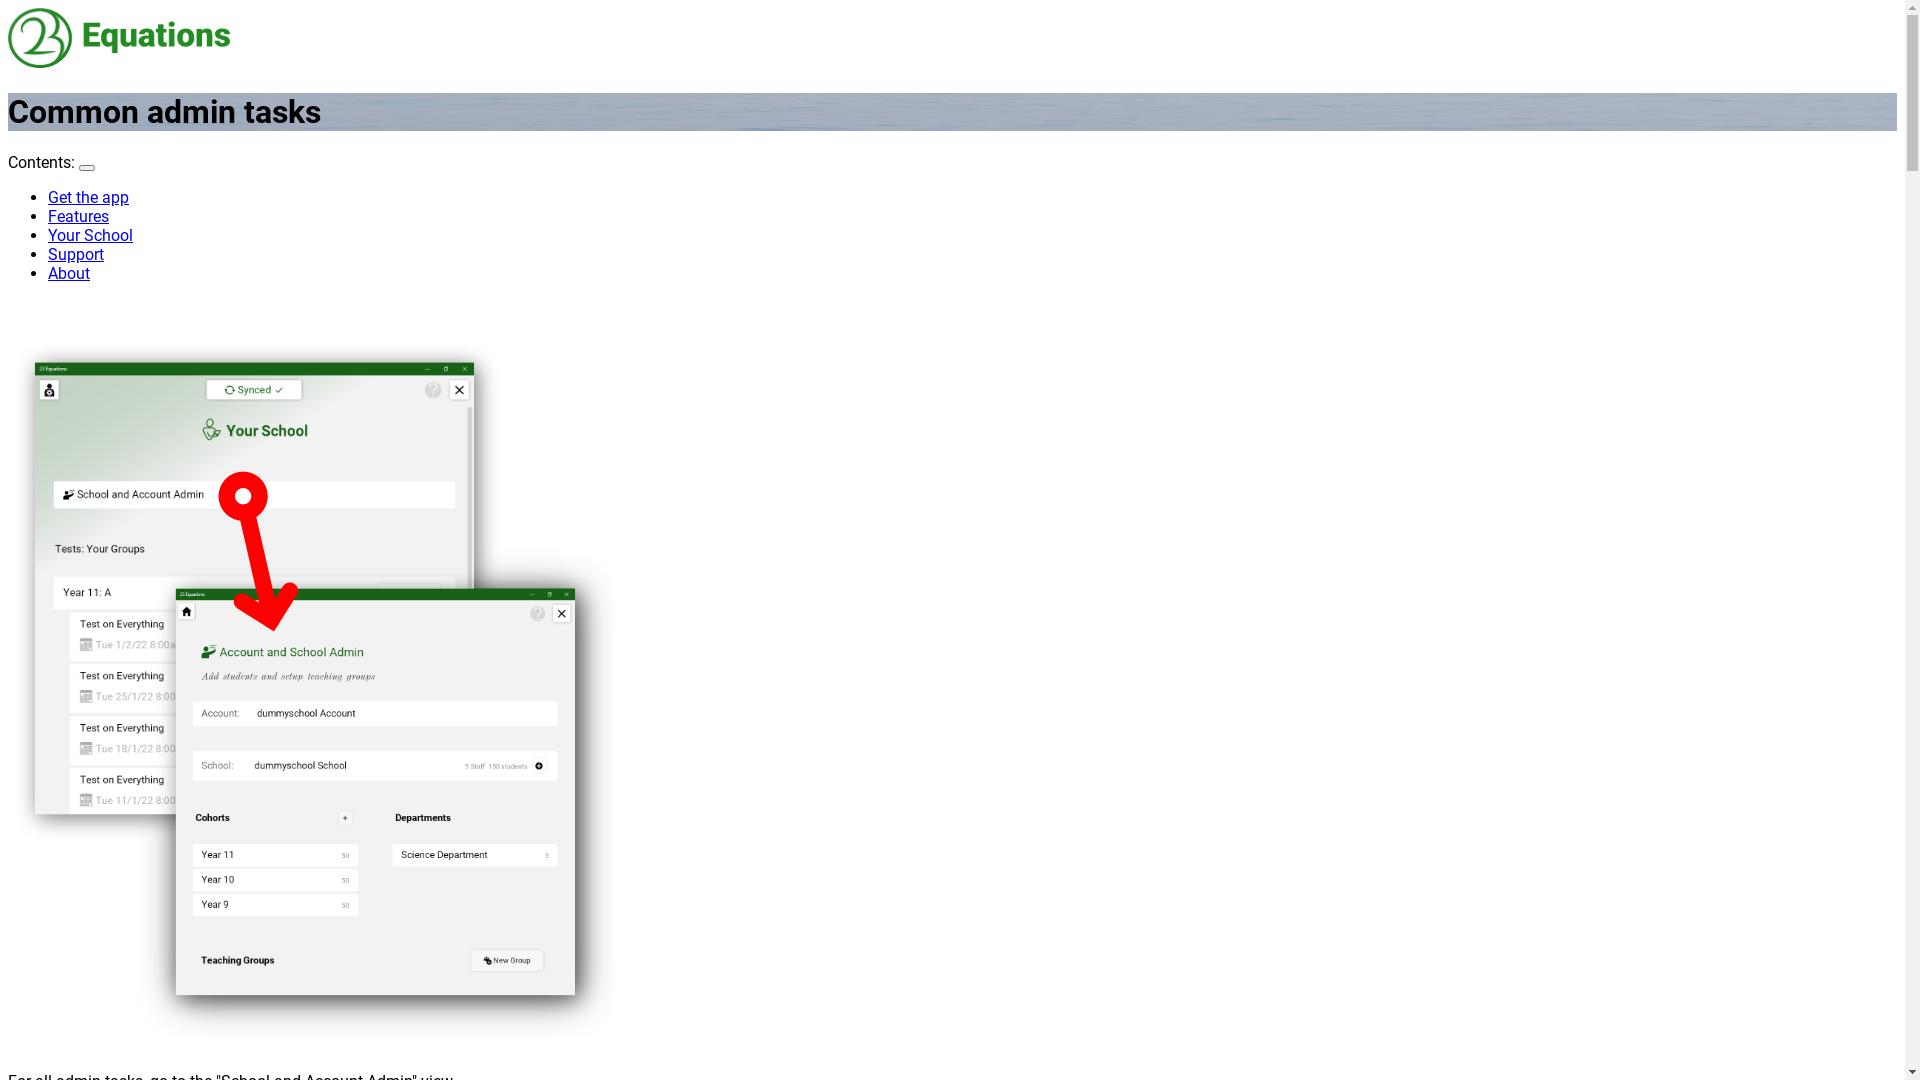  I want to click on 'Your School', so click(48, 234).